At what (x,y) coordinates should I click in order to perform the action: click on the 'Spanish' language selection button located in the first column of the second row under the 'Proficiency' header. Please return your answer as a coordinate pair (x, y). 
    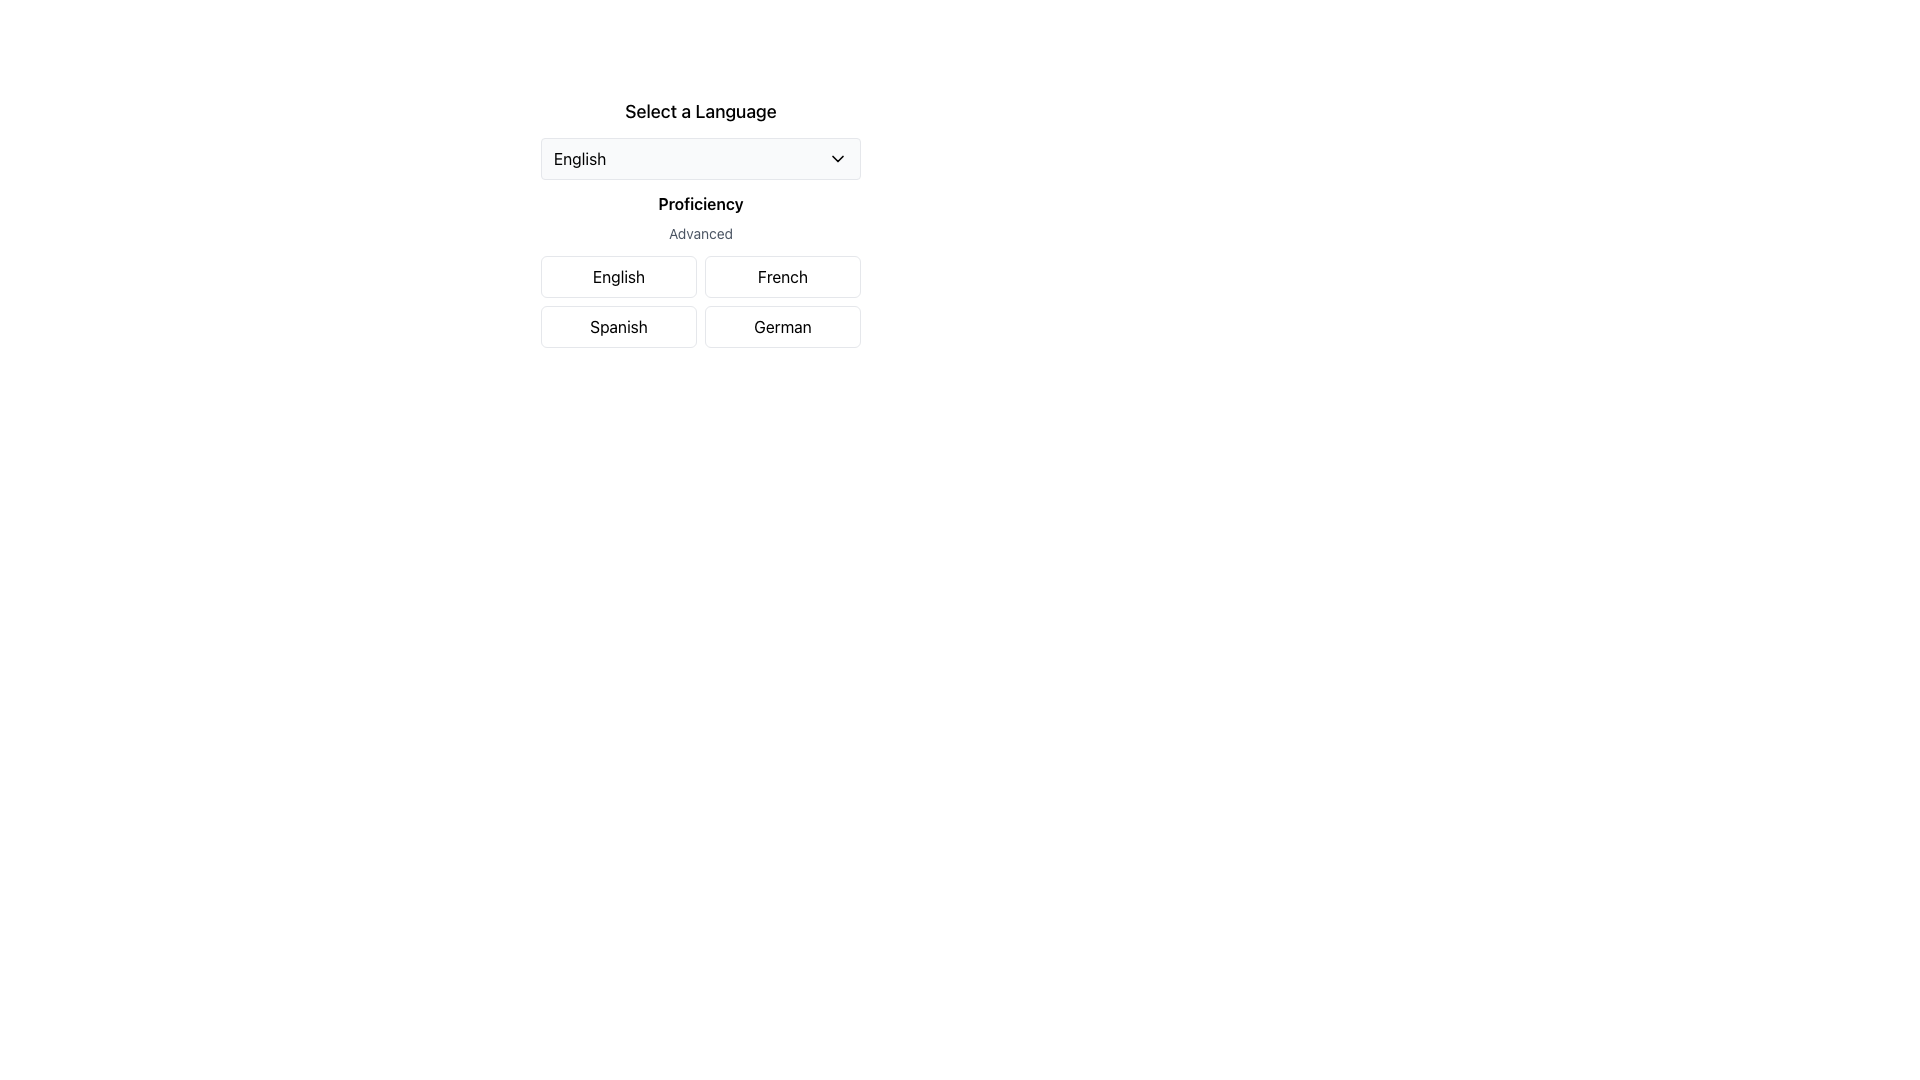
    Looking at the image, I should click on (618, 326).